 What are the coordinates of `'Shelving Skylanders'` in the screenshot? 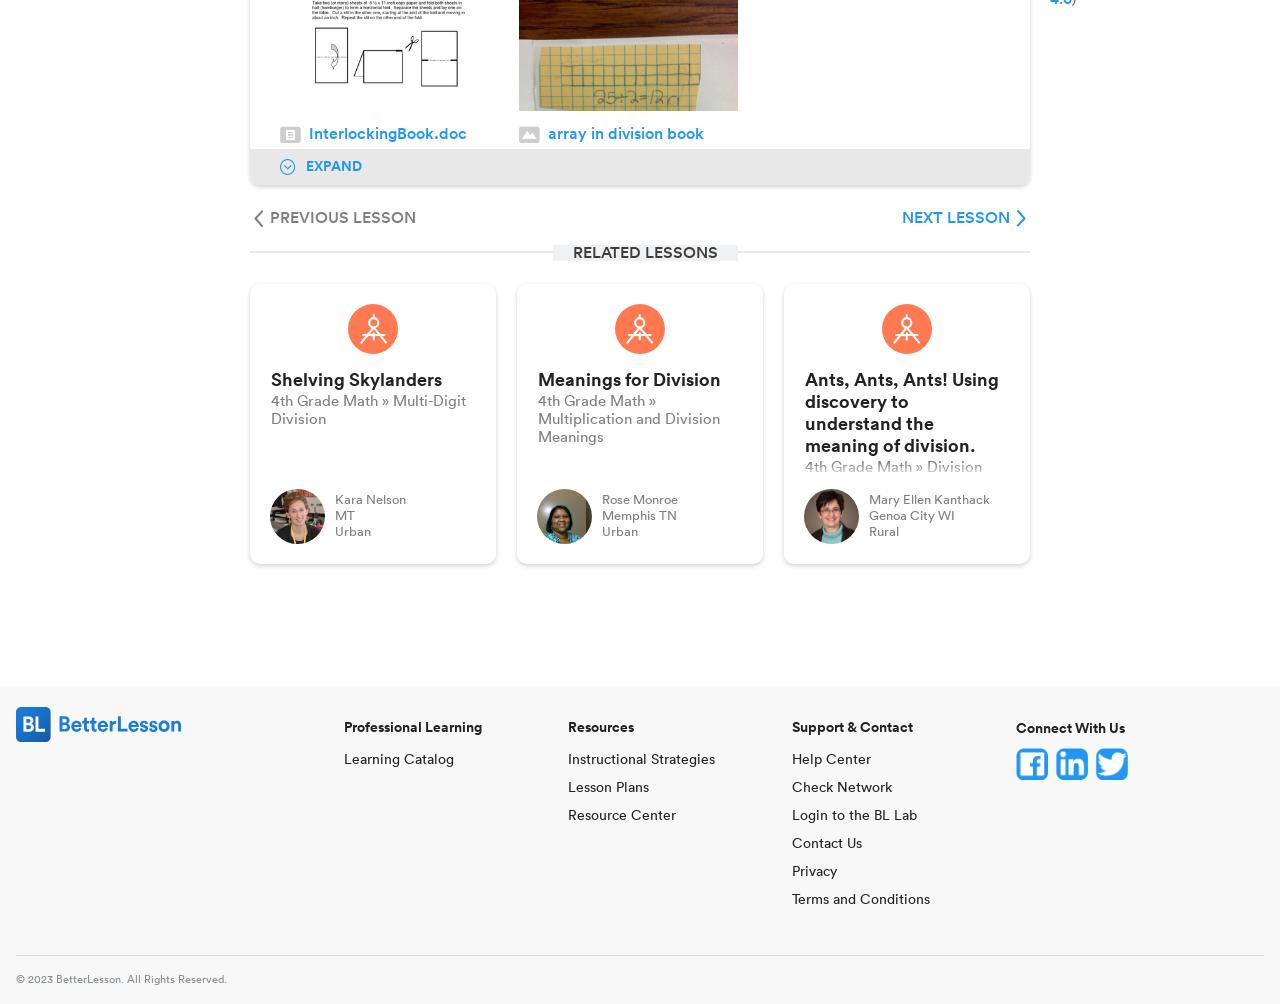 It's located at (356, 379).